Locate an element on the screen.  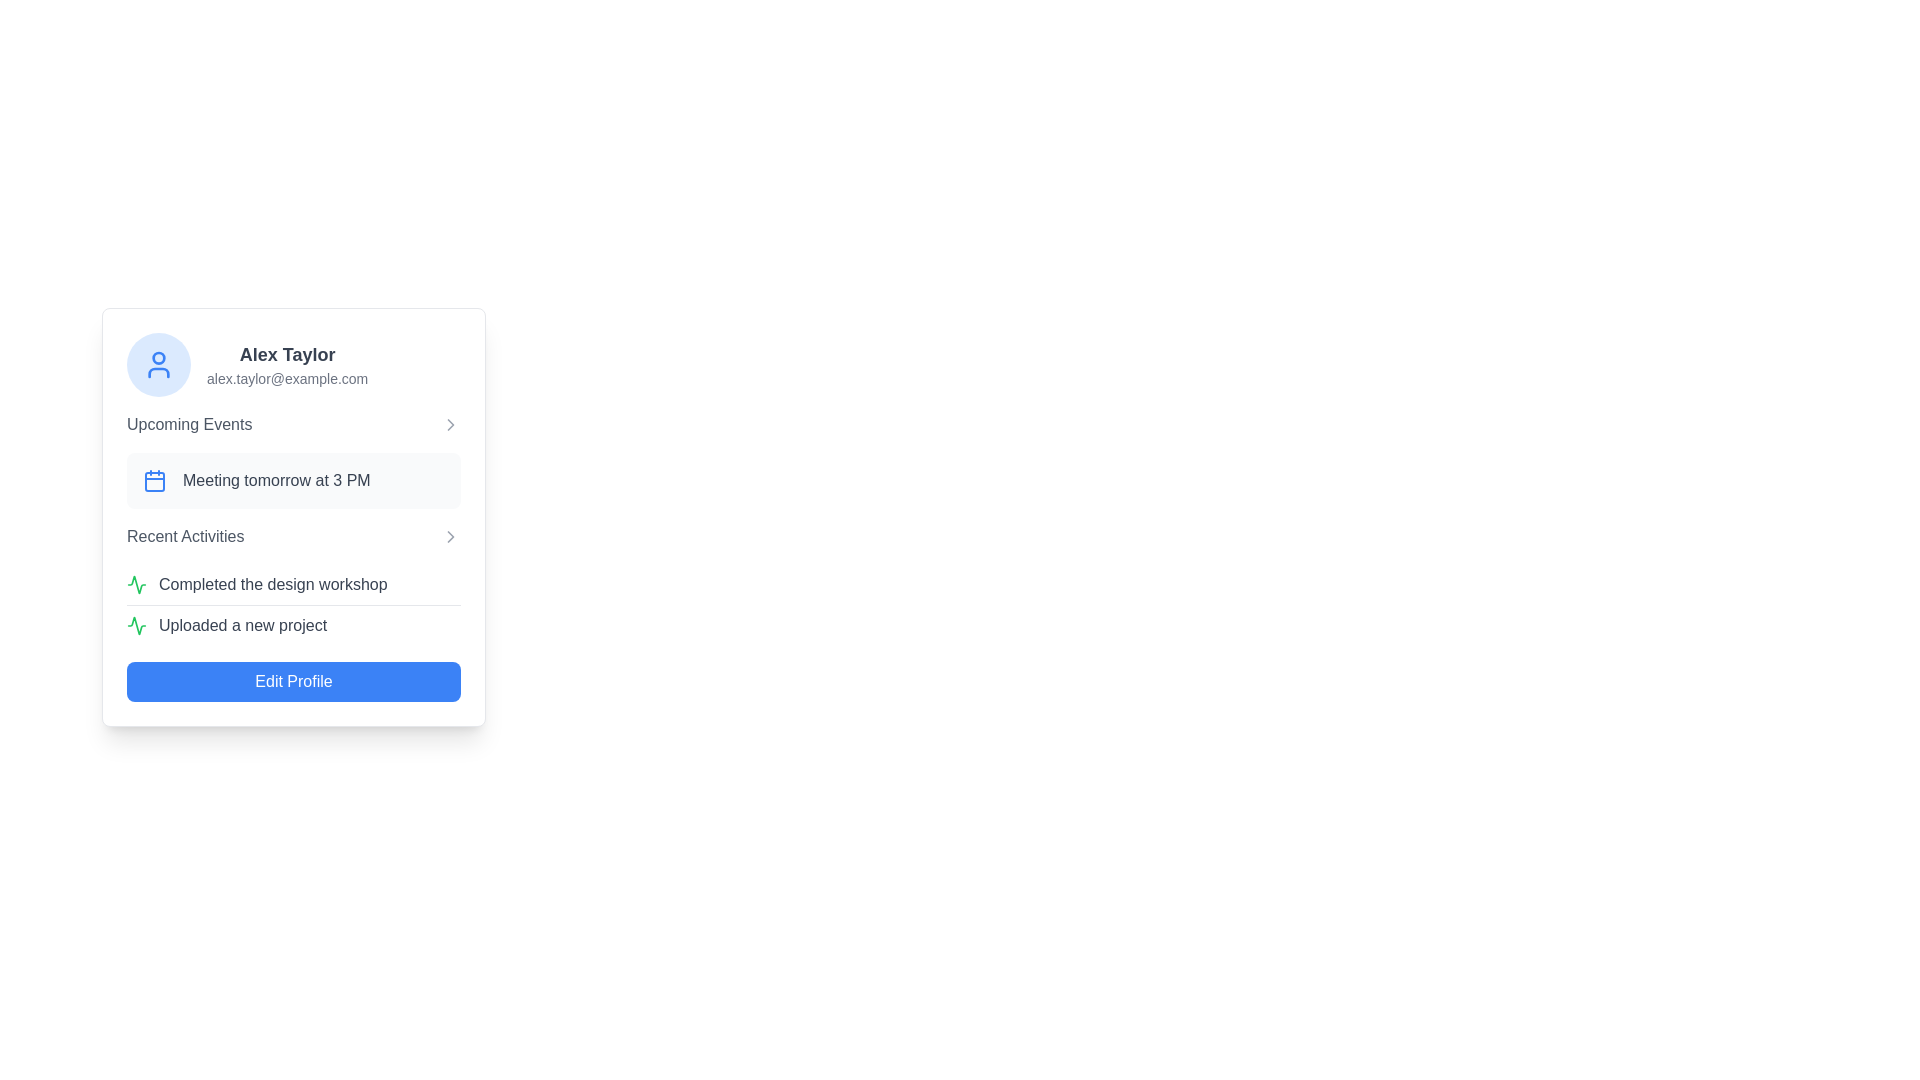
the non-interactive text label that provides information about an upcoming event, located next to the calendar icon under the 'Upcoming Events' heading is located at coordinates (275, 481).